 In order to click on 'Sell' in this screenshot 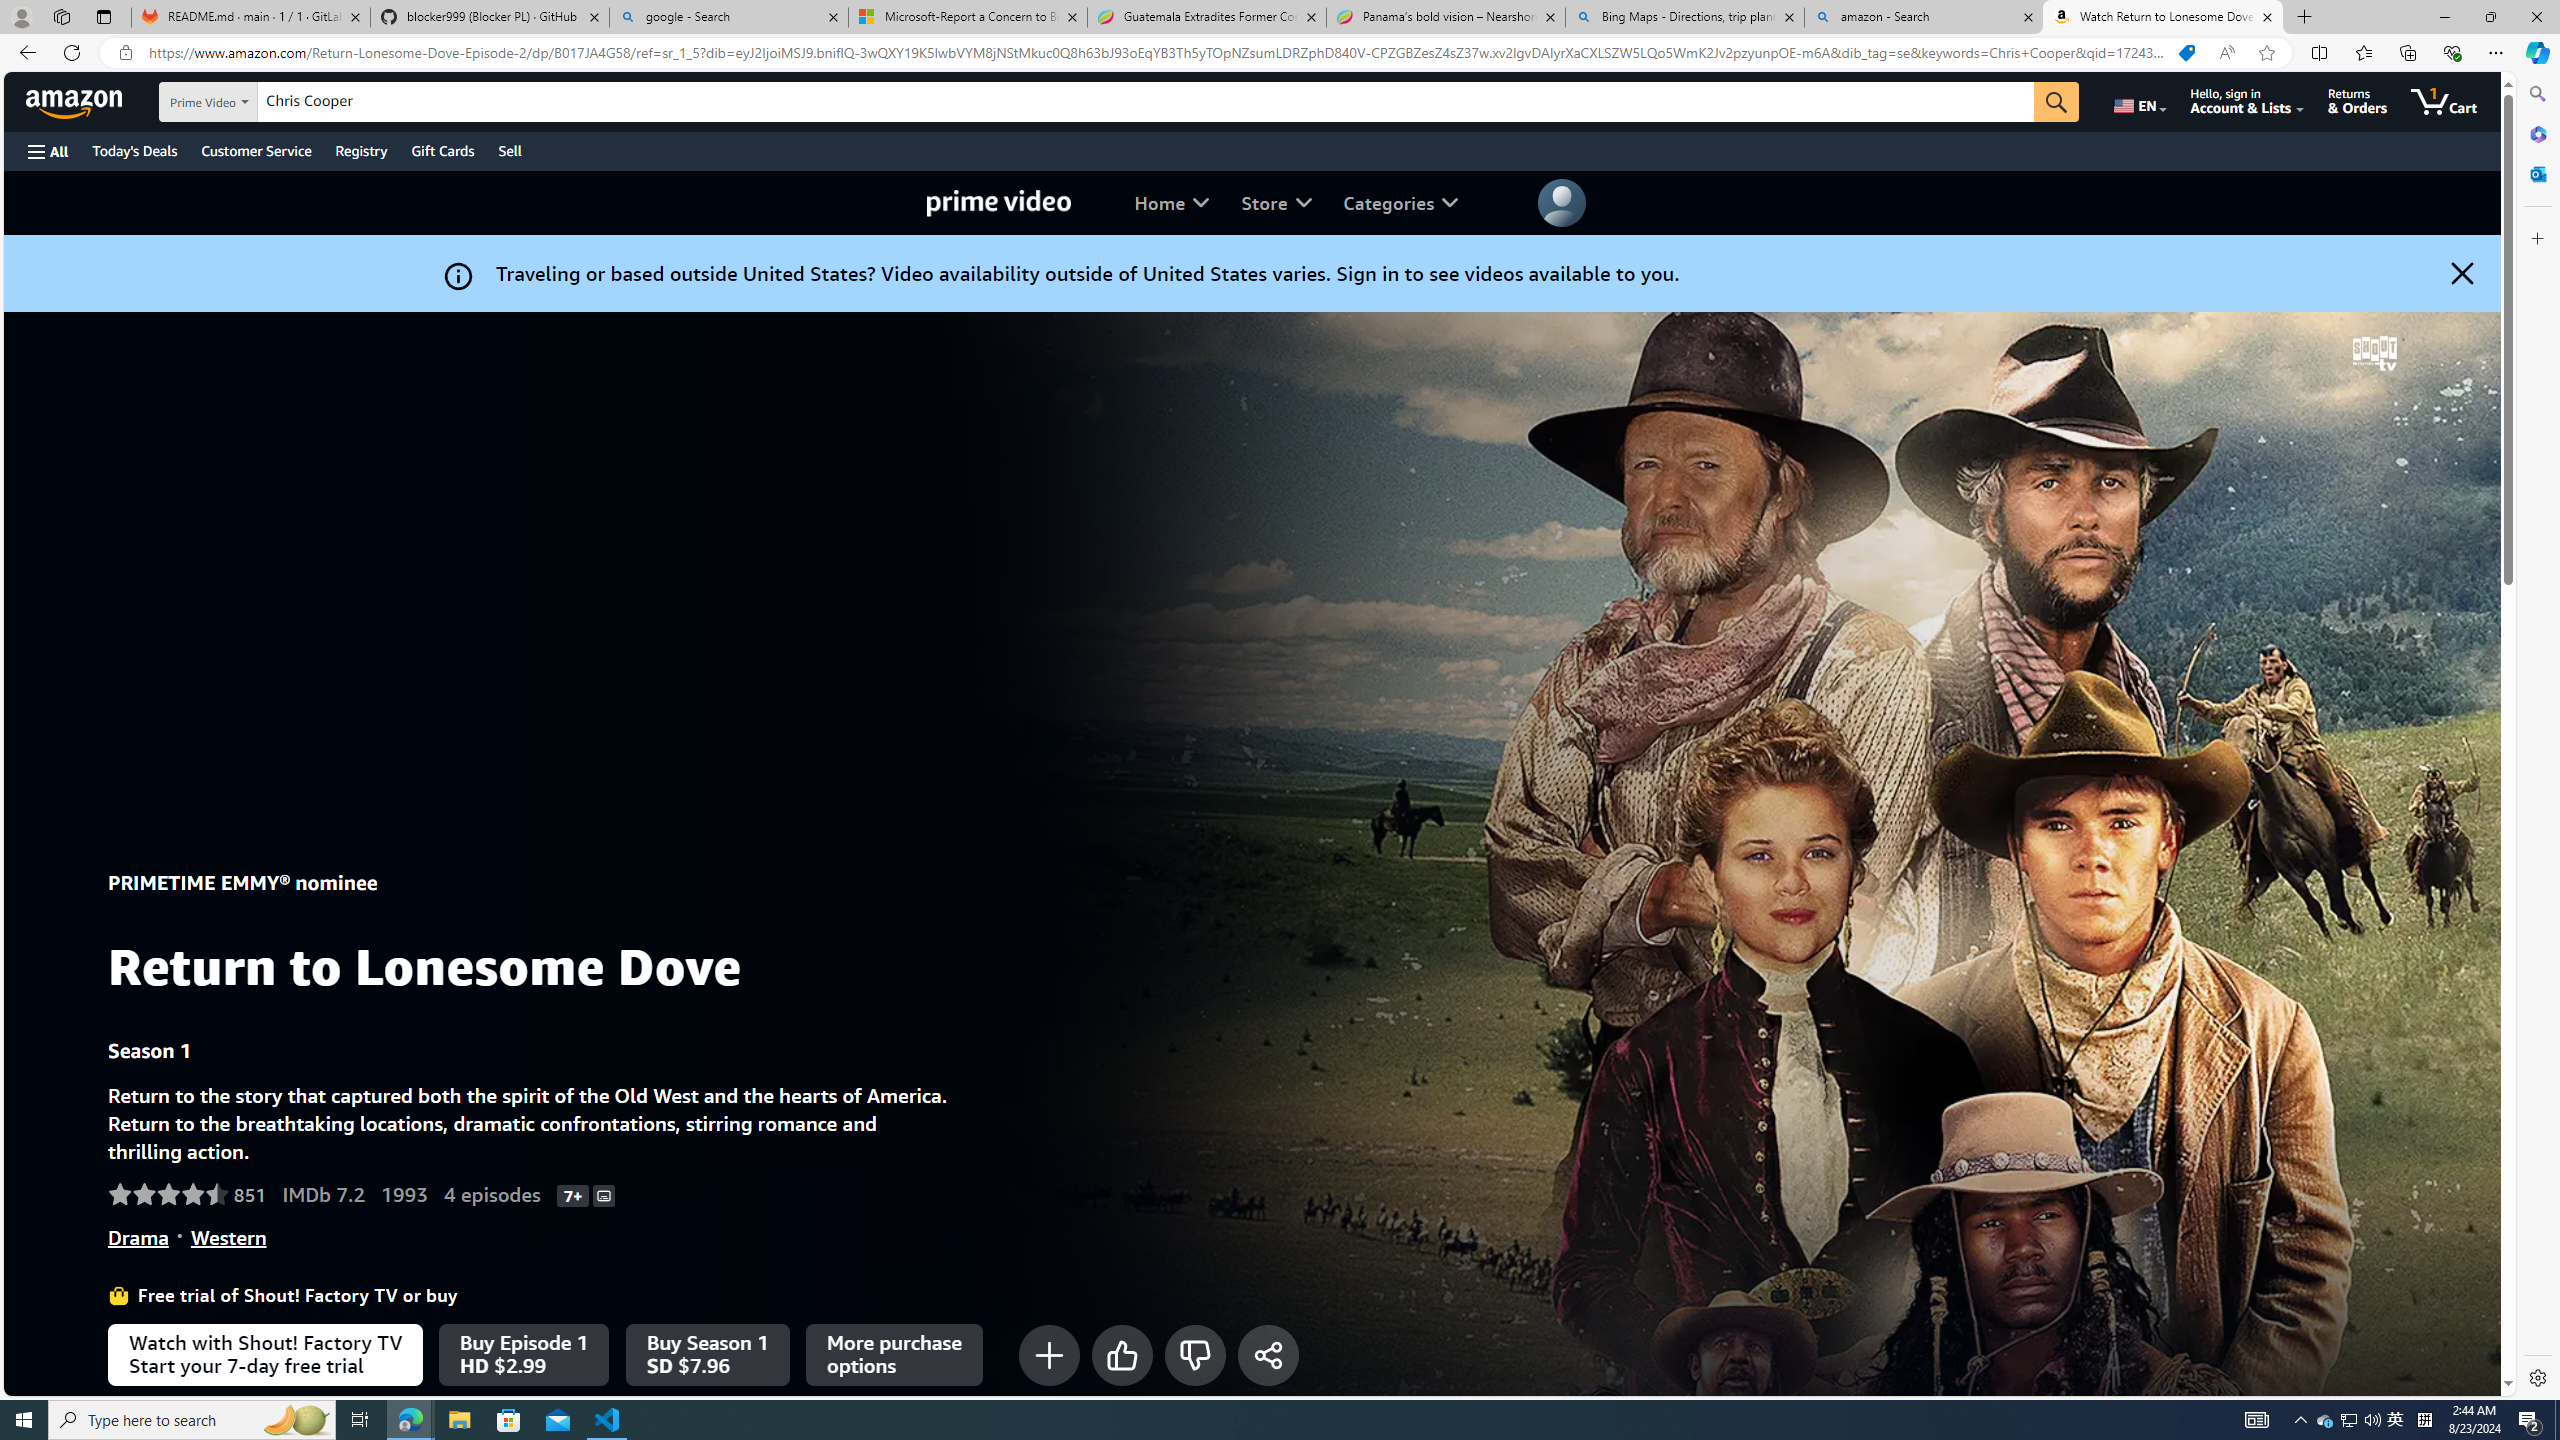, I will do `click(509, 150)`.